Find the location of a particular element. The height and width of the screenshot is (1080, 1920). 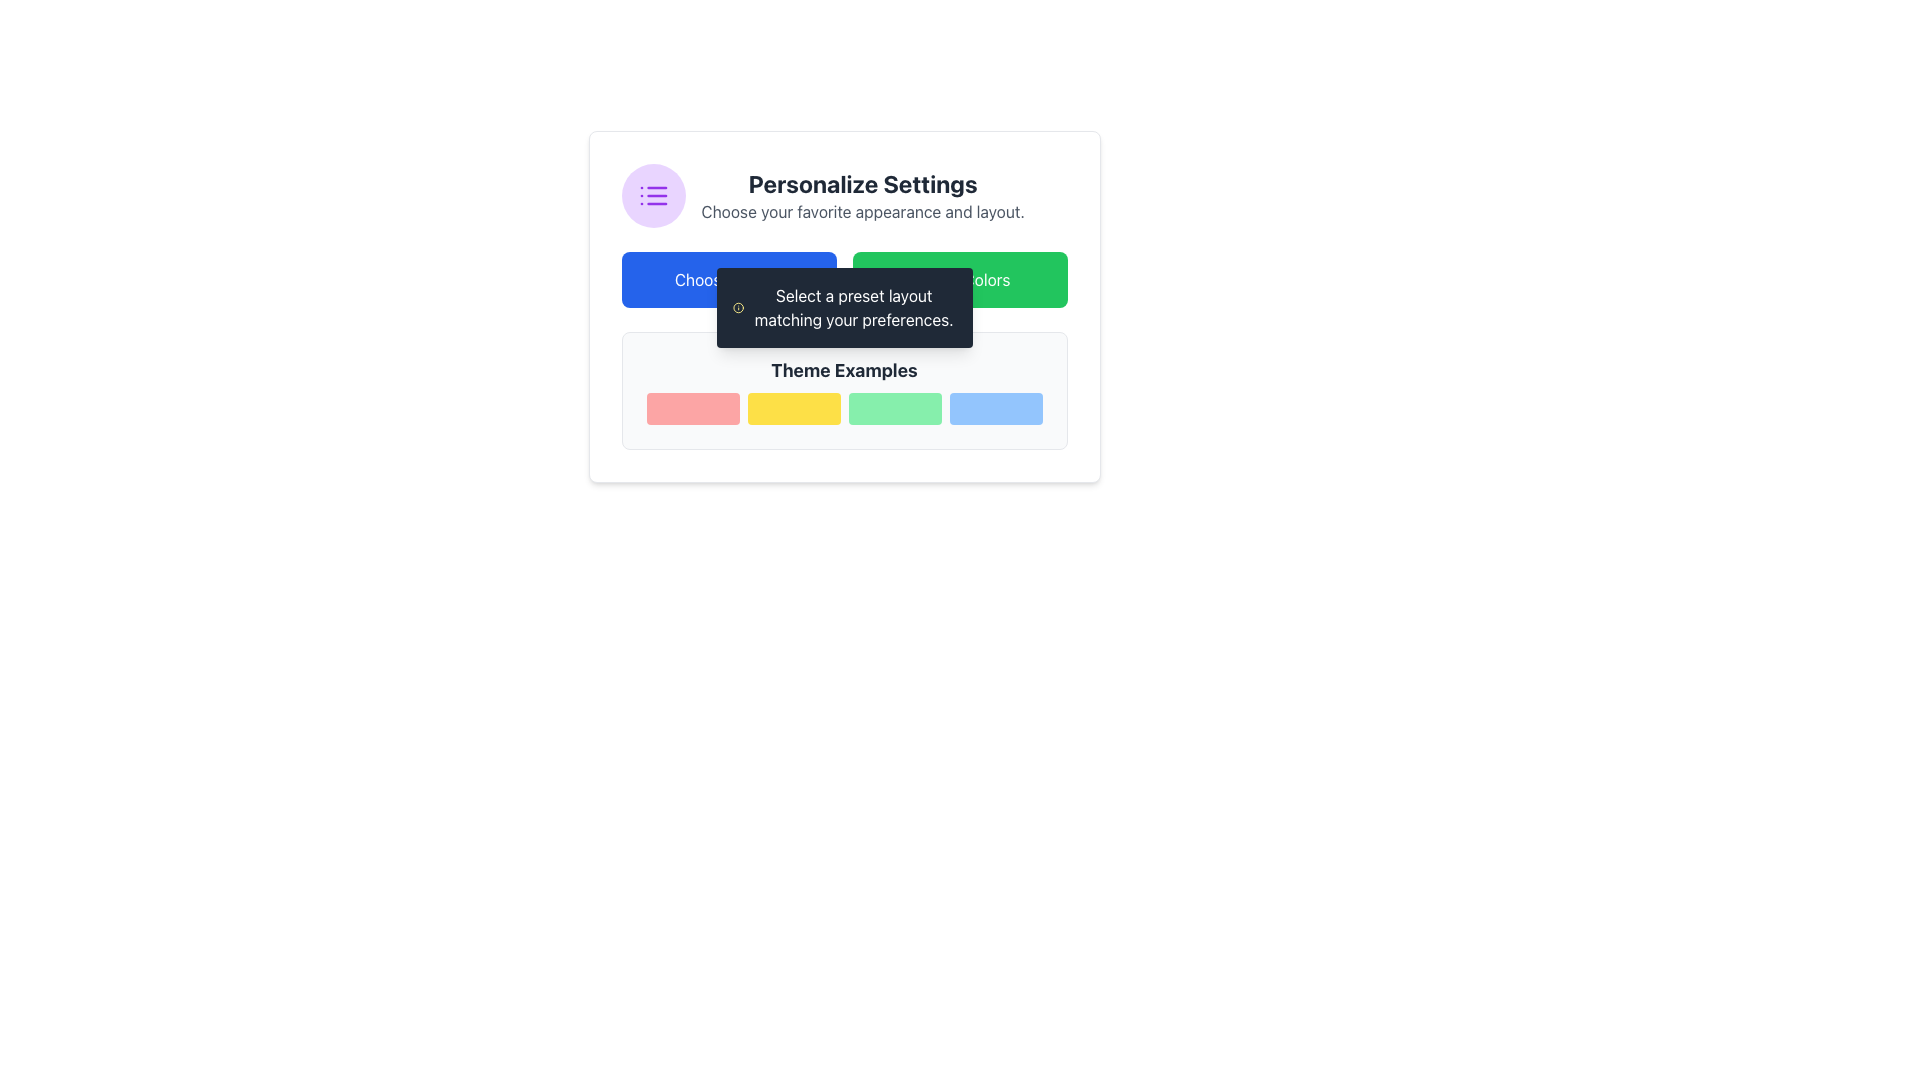

the green rectangular block with rounded corners located under the 'Theme Examples' section, positioned as the third block in a row of four is located at coordinates (893, 407).